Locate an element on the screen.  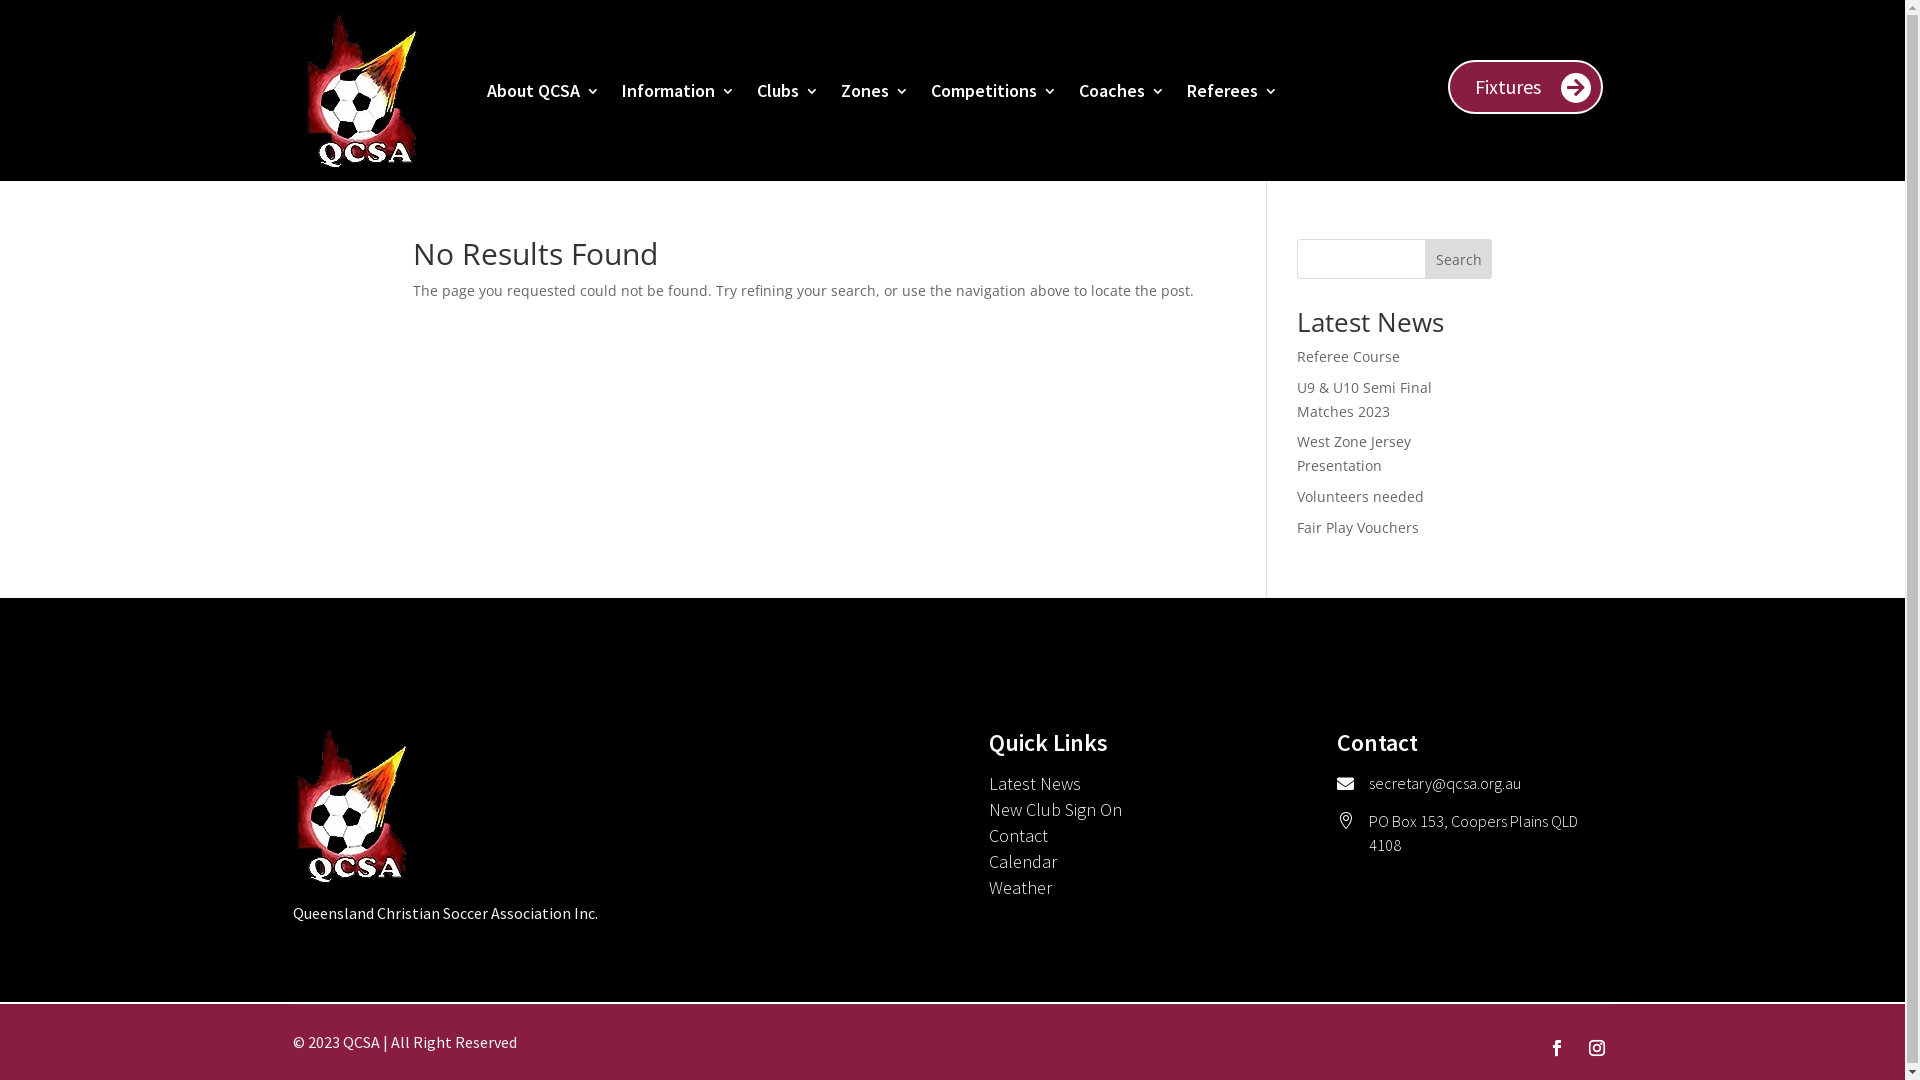
'secretary@qcsa.org.au' is located at coordinates (1367, 782).